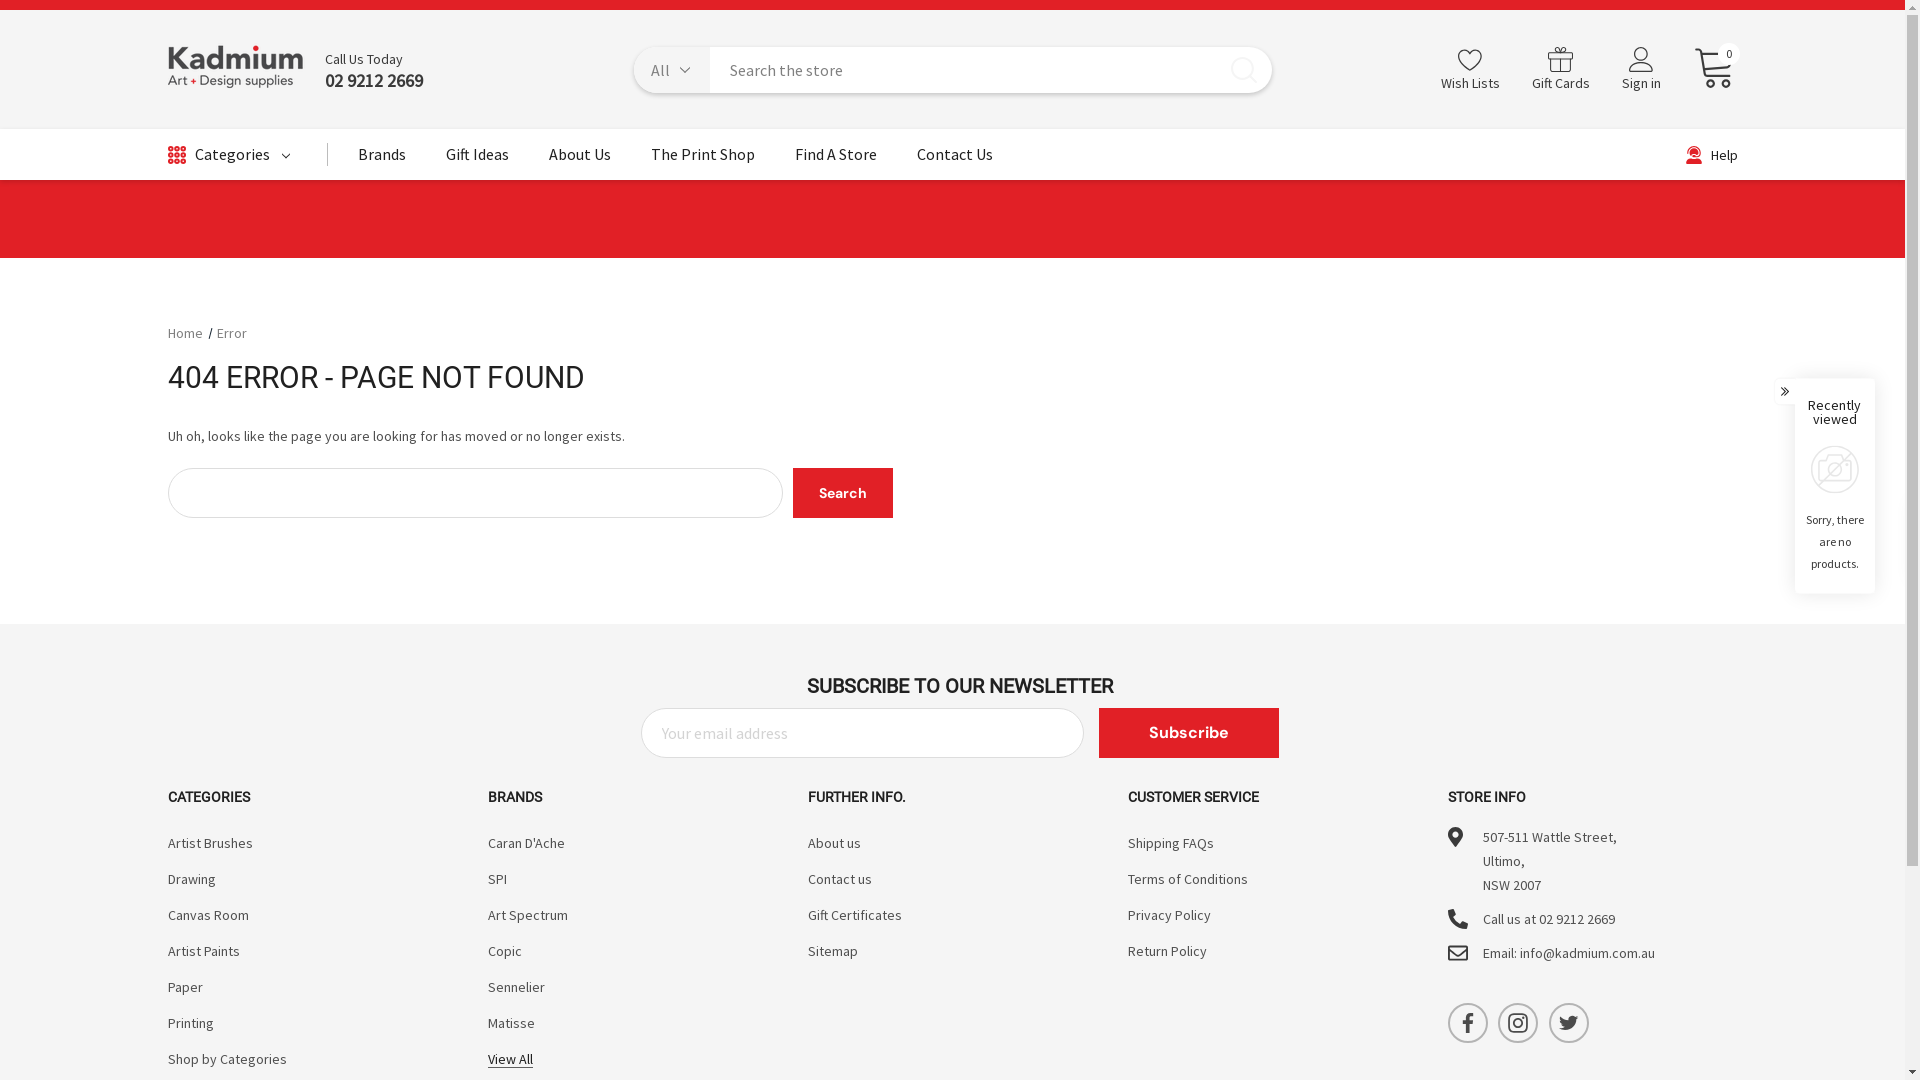 The height and width of the screenshot is (1080, 1920). Describe the element at coordinates (231, 331) in the screenshot. I see `'Error'` at that location.